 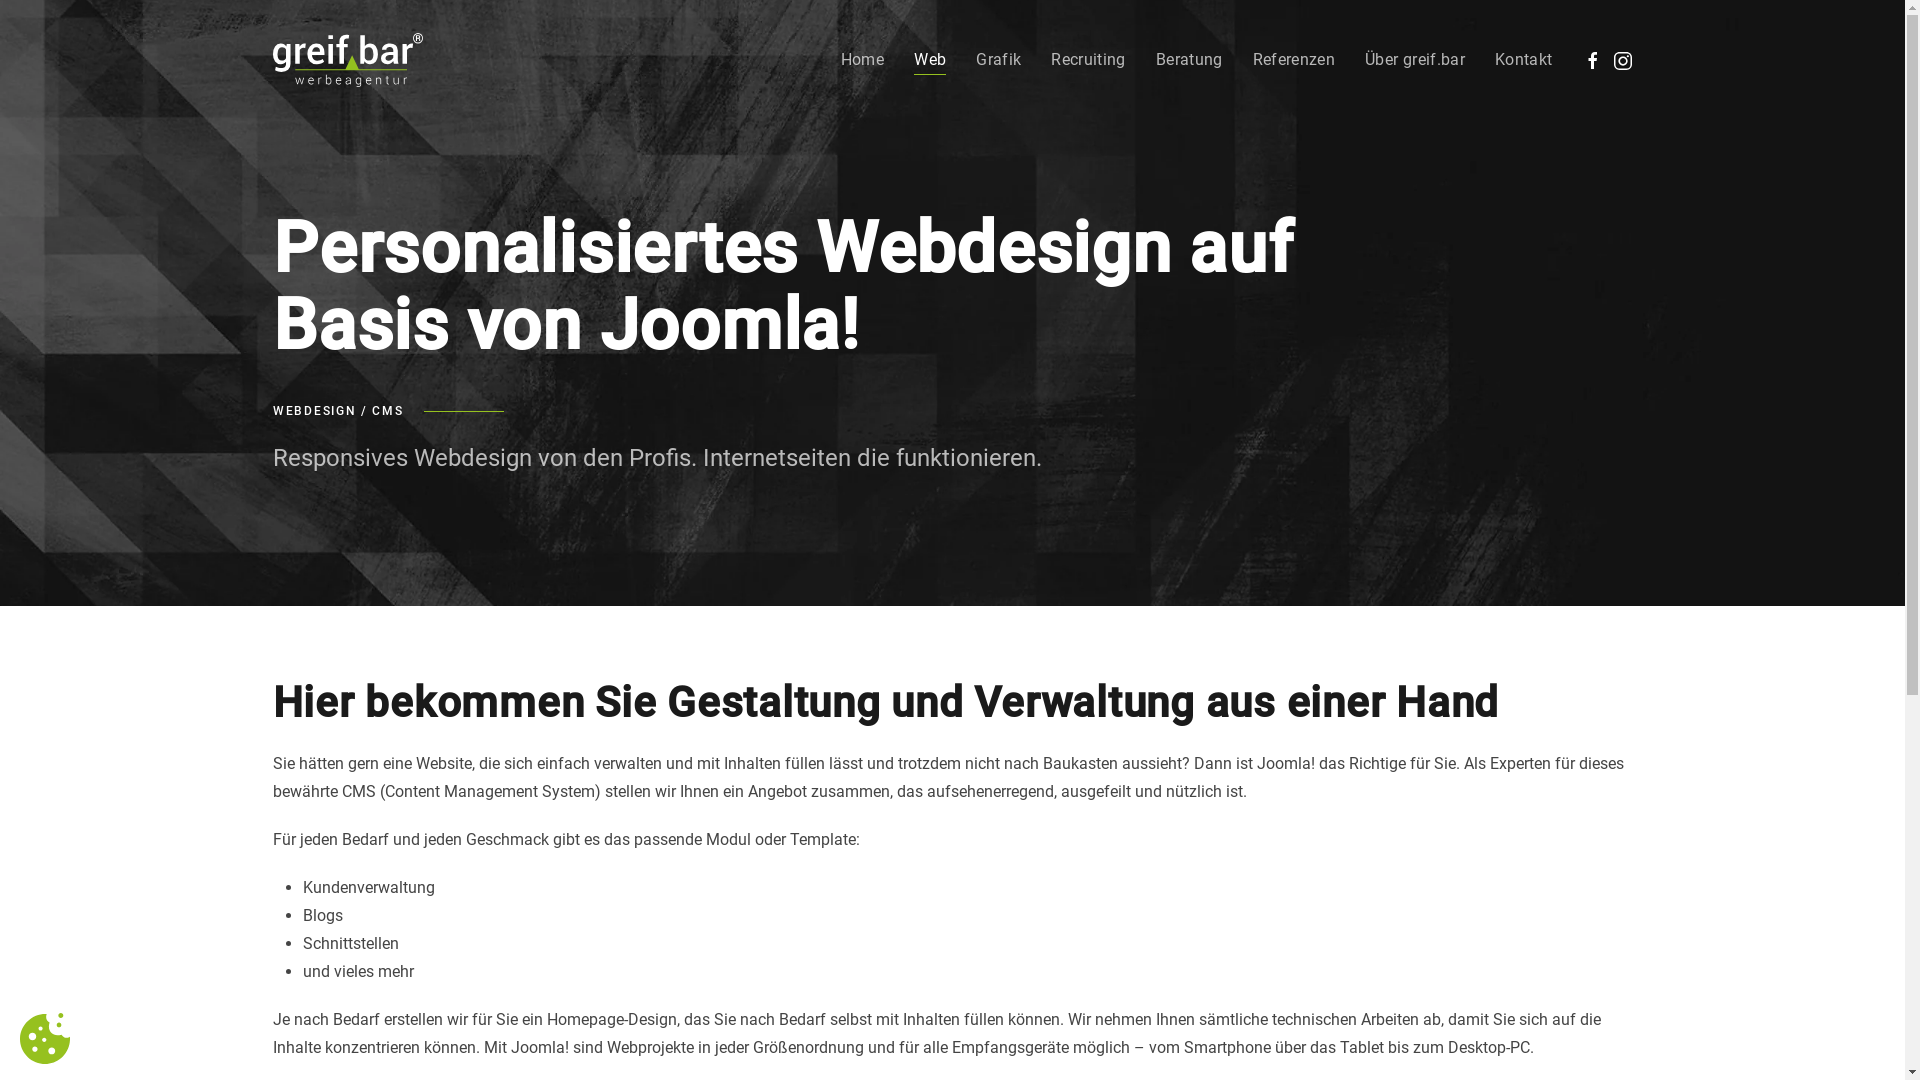 What do you see at coordinates (1050, 59) in the screenshot?
I see `'Recruiting'` at bounding box center [1050, 59].